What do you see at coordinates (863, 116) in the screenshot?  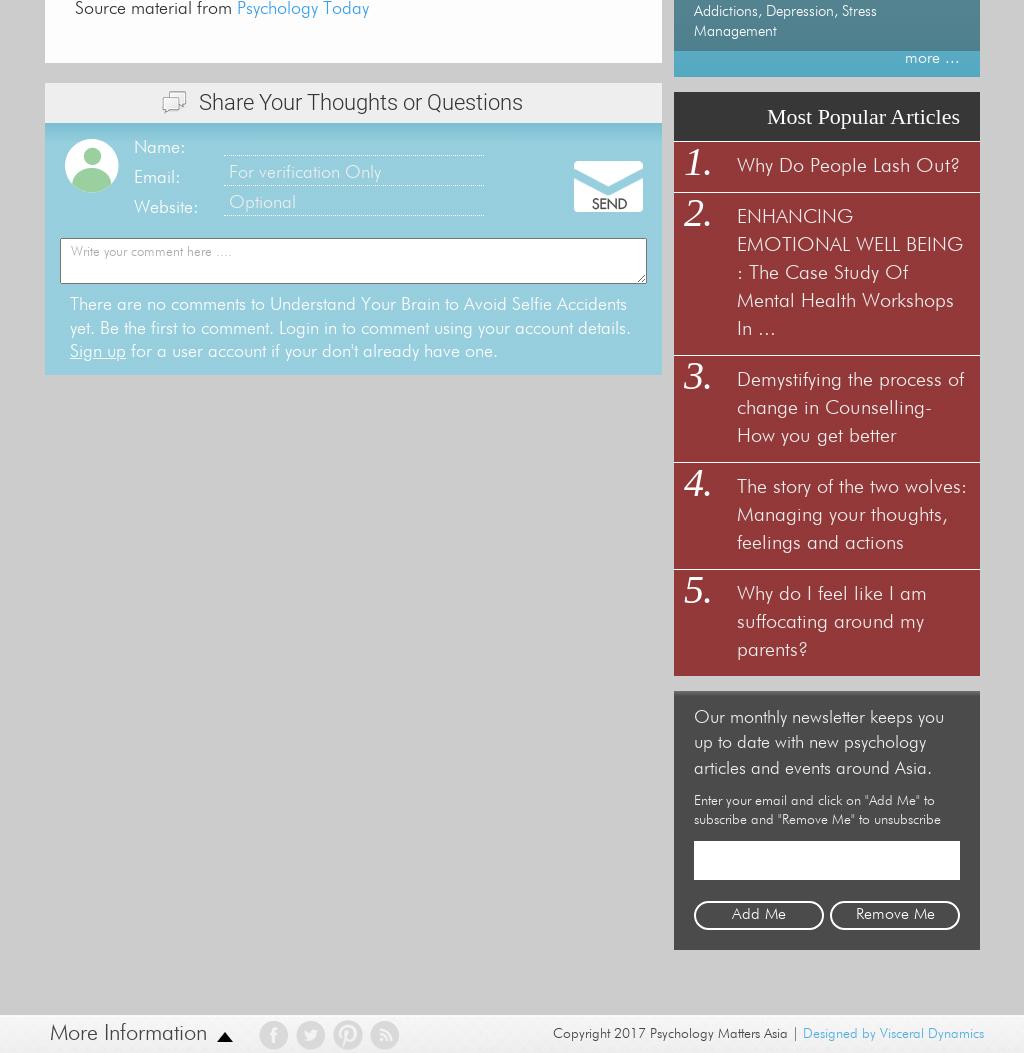 I see `'Most Popular Articles'` at bounding box center [863, 116].